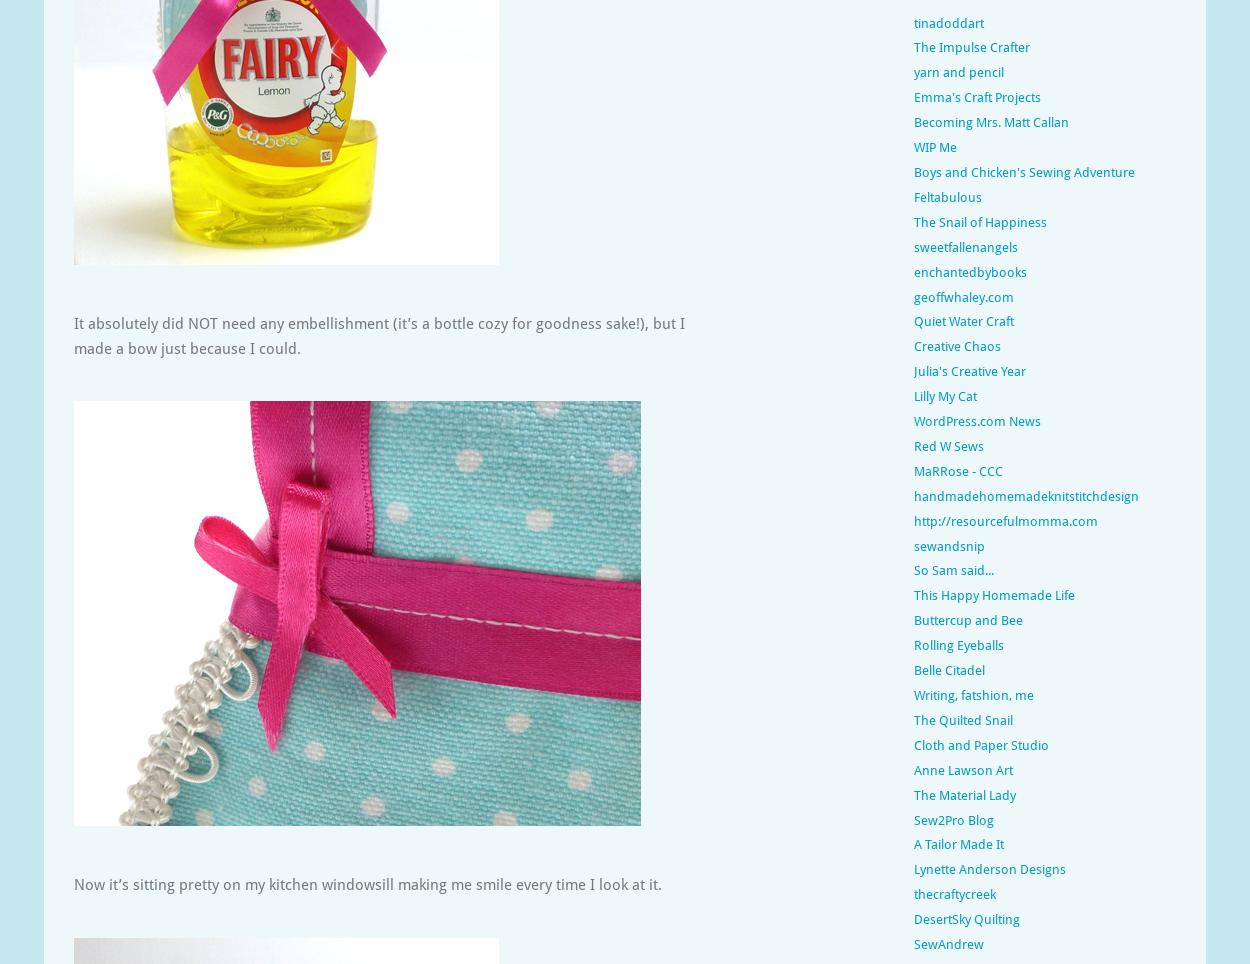 The width and height of the screenshot is (1250, 964). I want to click on 'The Material Lady', so click(964, 794).